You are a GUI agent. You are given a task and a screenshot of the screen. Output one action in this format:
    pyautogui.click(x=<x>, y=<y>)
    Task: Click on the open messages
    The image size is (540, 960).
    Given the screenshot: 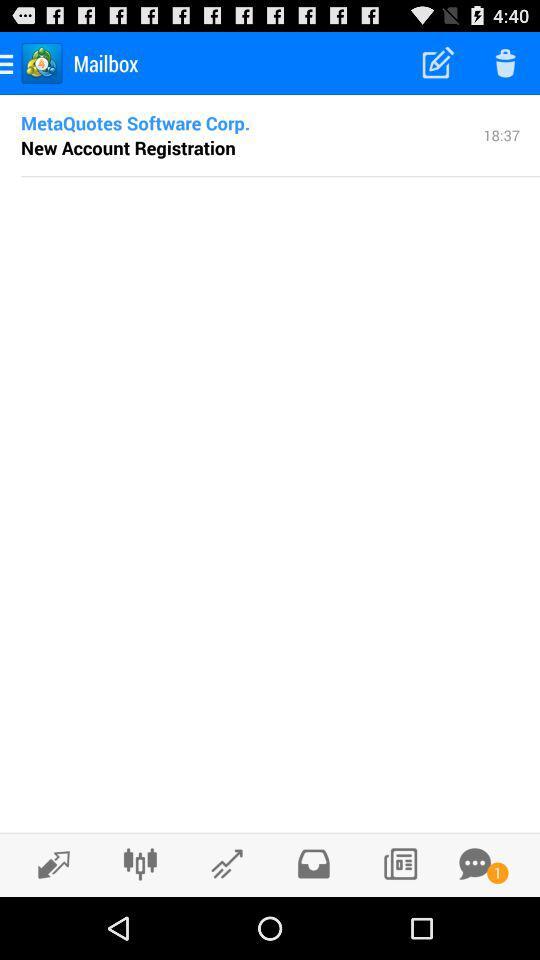 What is the action you would take?
    pyautogui.click(x=474, y=863)
    